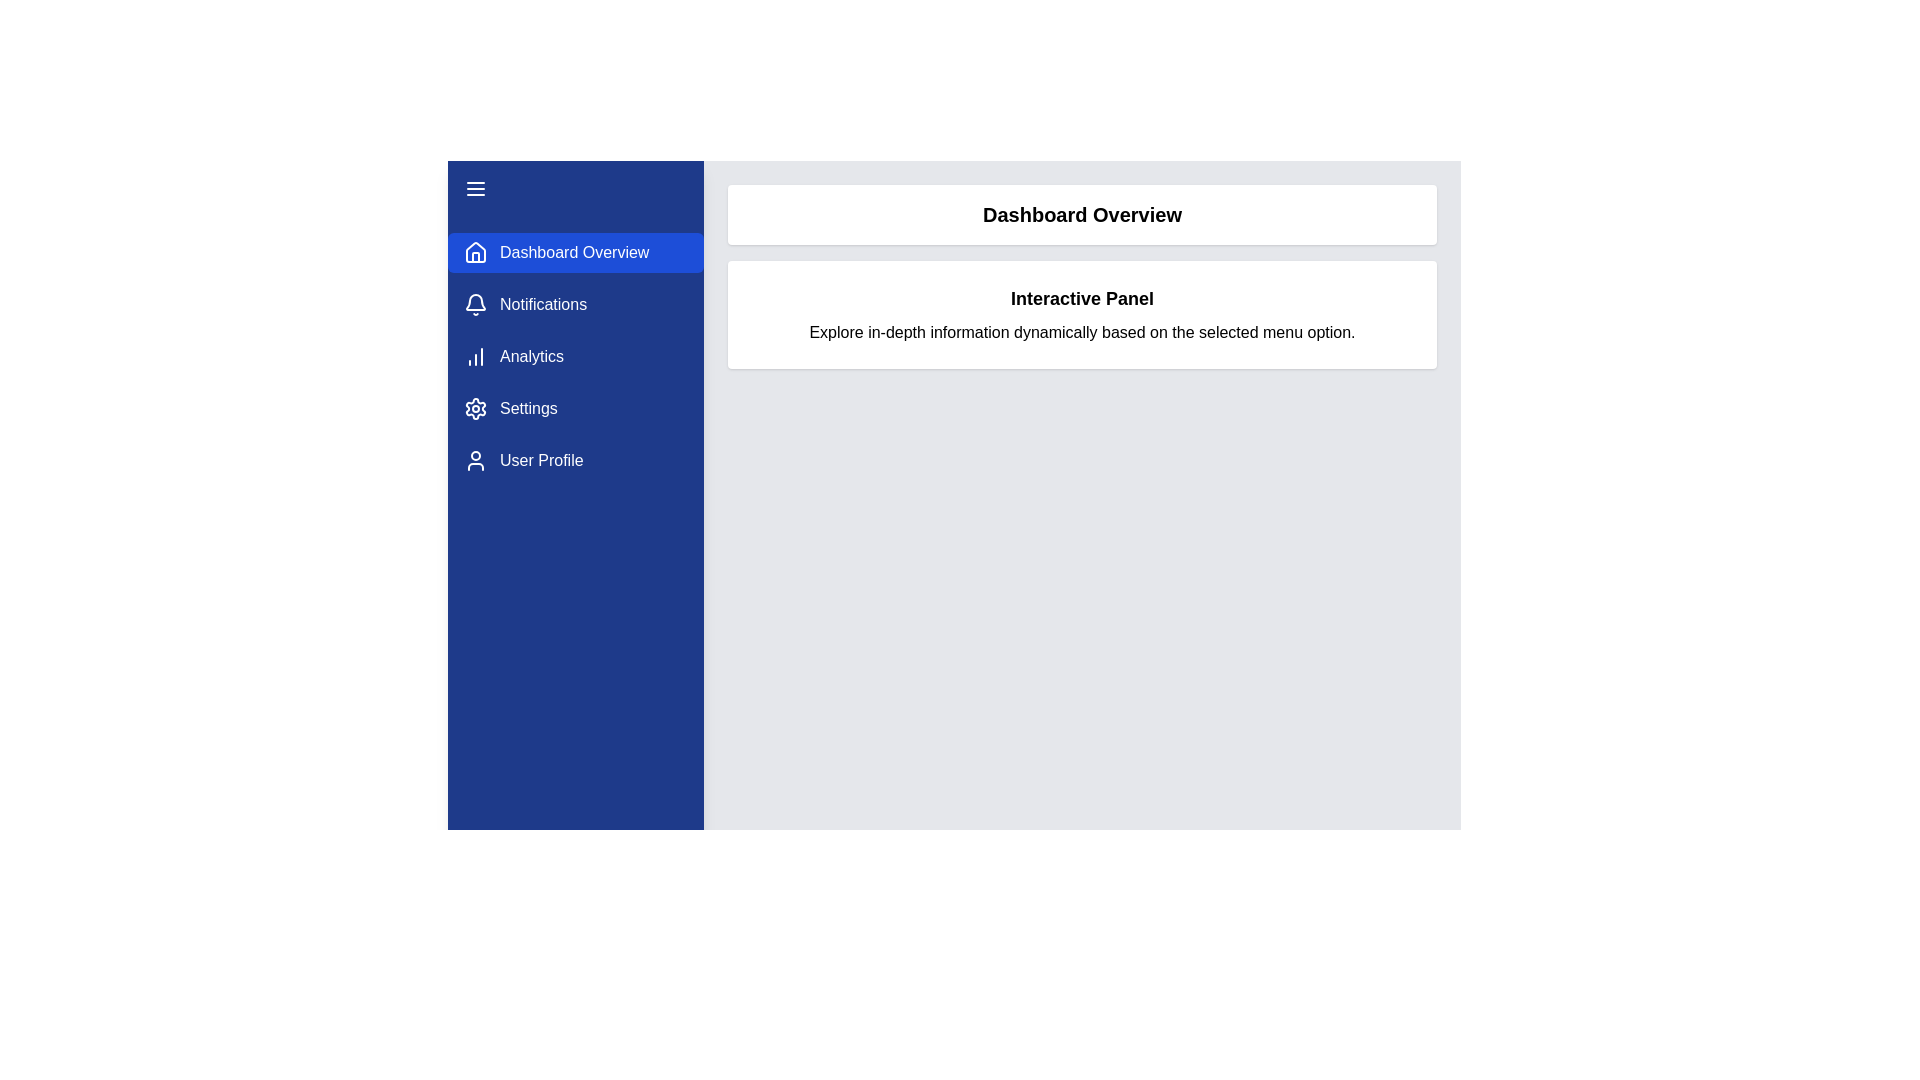 The width and height of the screenshot is (1920, 1080). What do you see at coordinates (474, 250) in the screenshot?
I see `the house icon in the vertical navigation menu` at bounding box center [474, 250].